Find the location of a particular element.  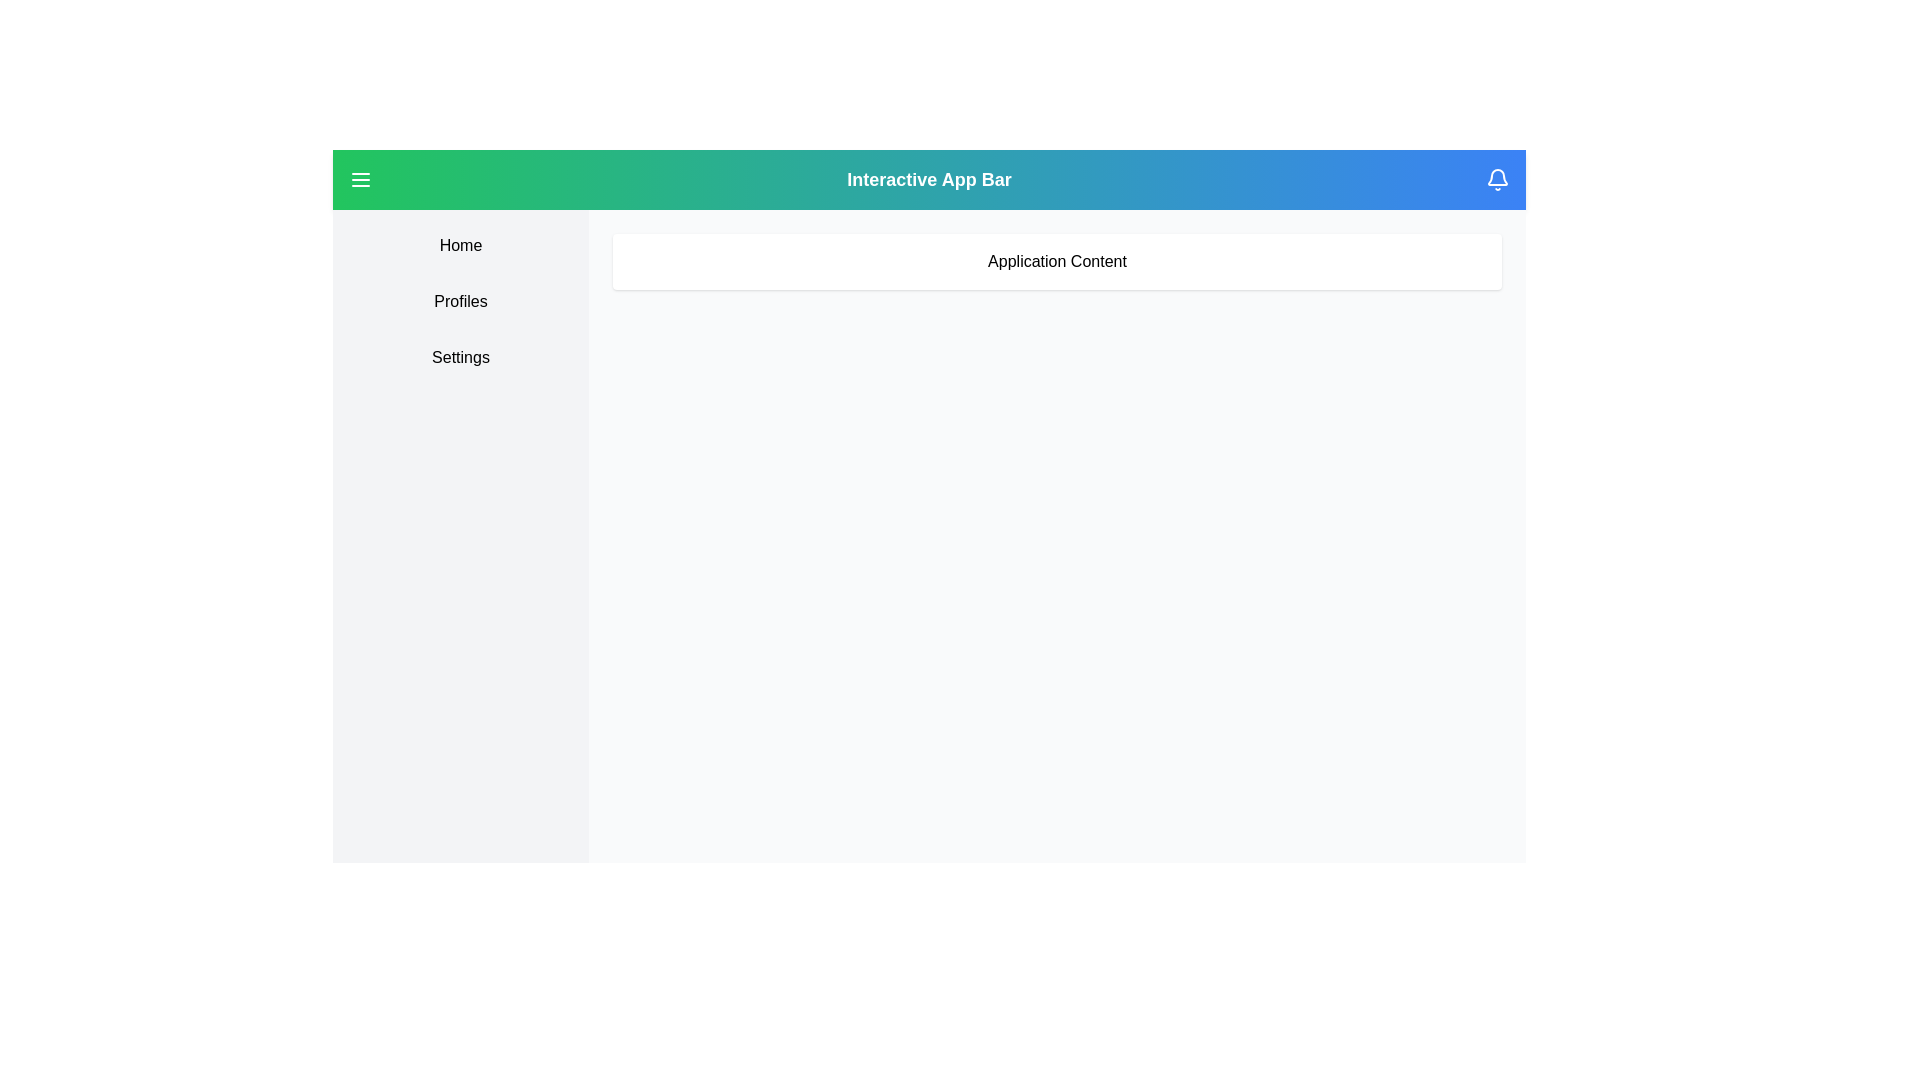

the notification icon located at the top-right corner of the app bar is located at coordinates (1497, 180).